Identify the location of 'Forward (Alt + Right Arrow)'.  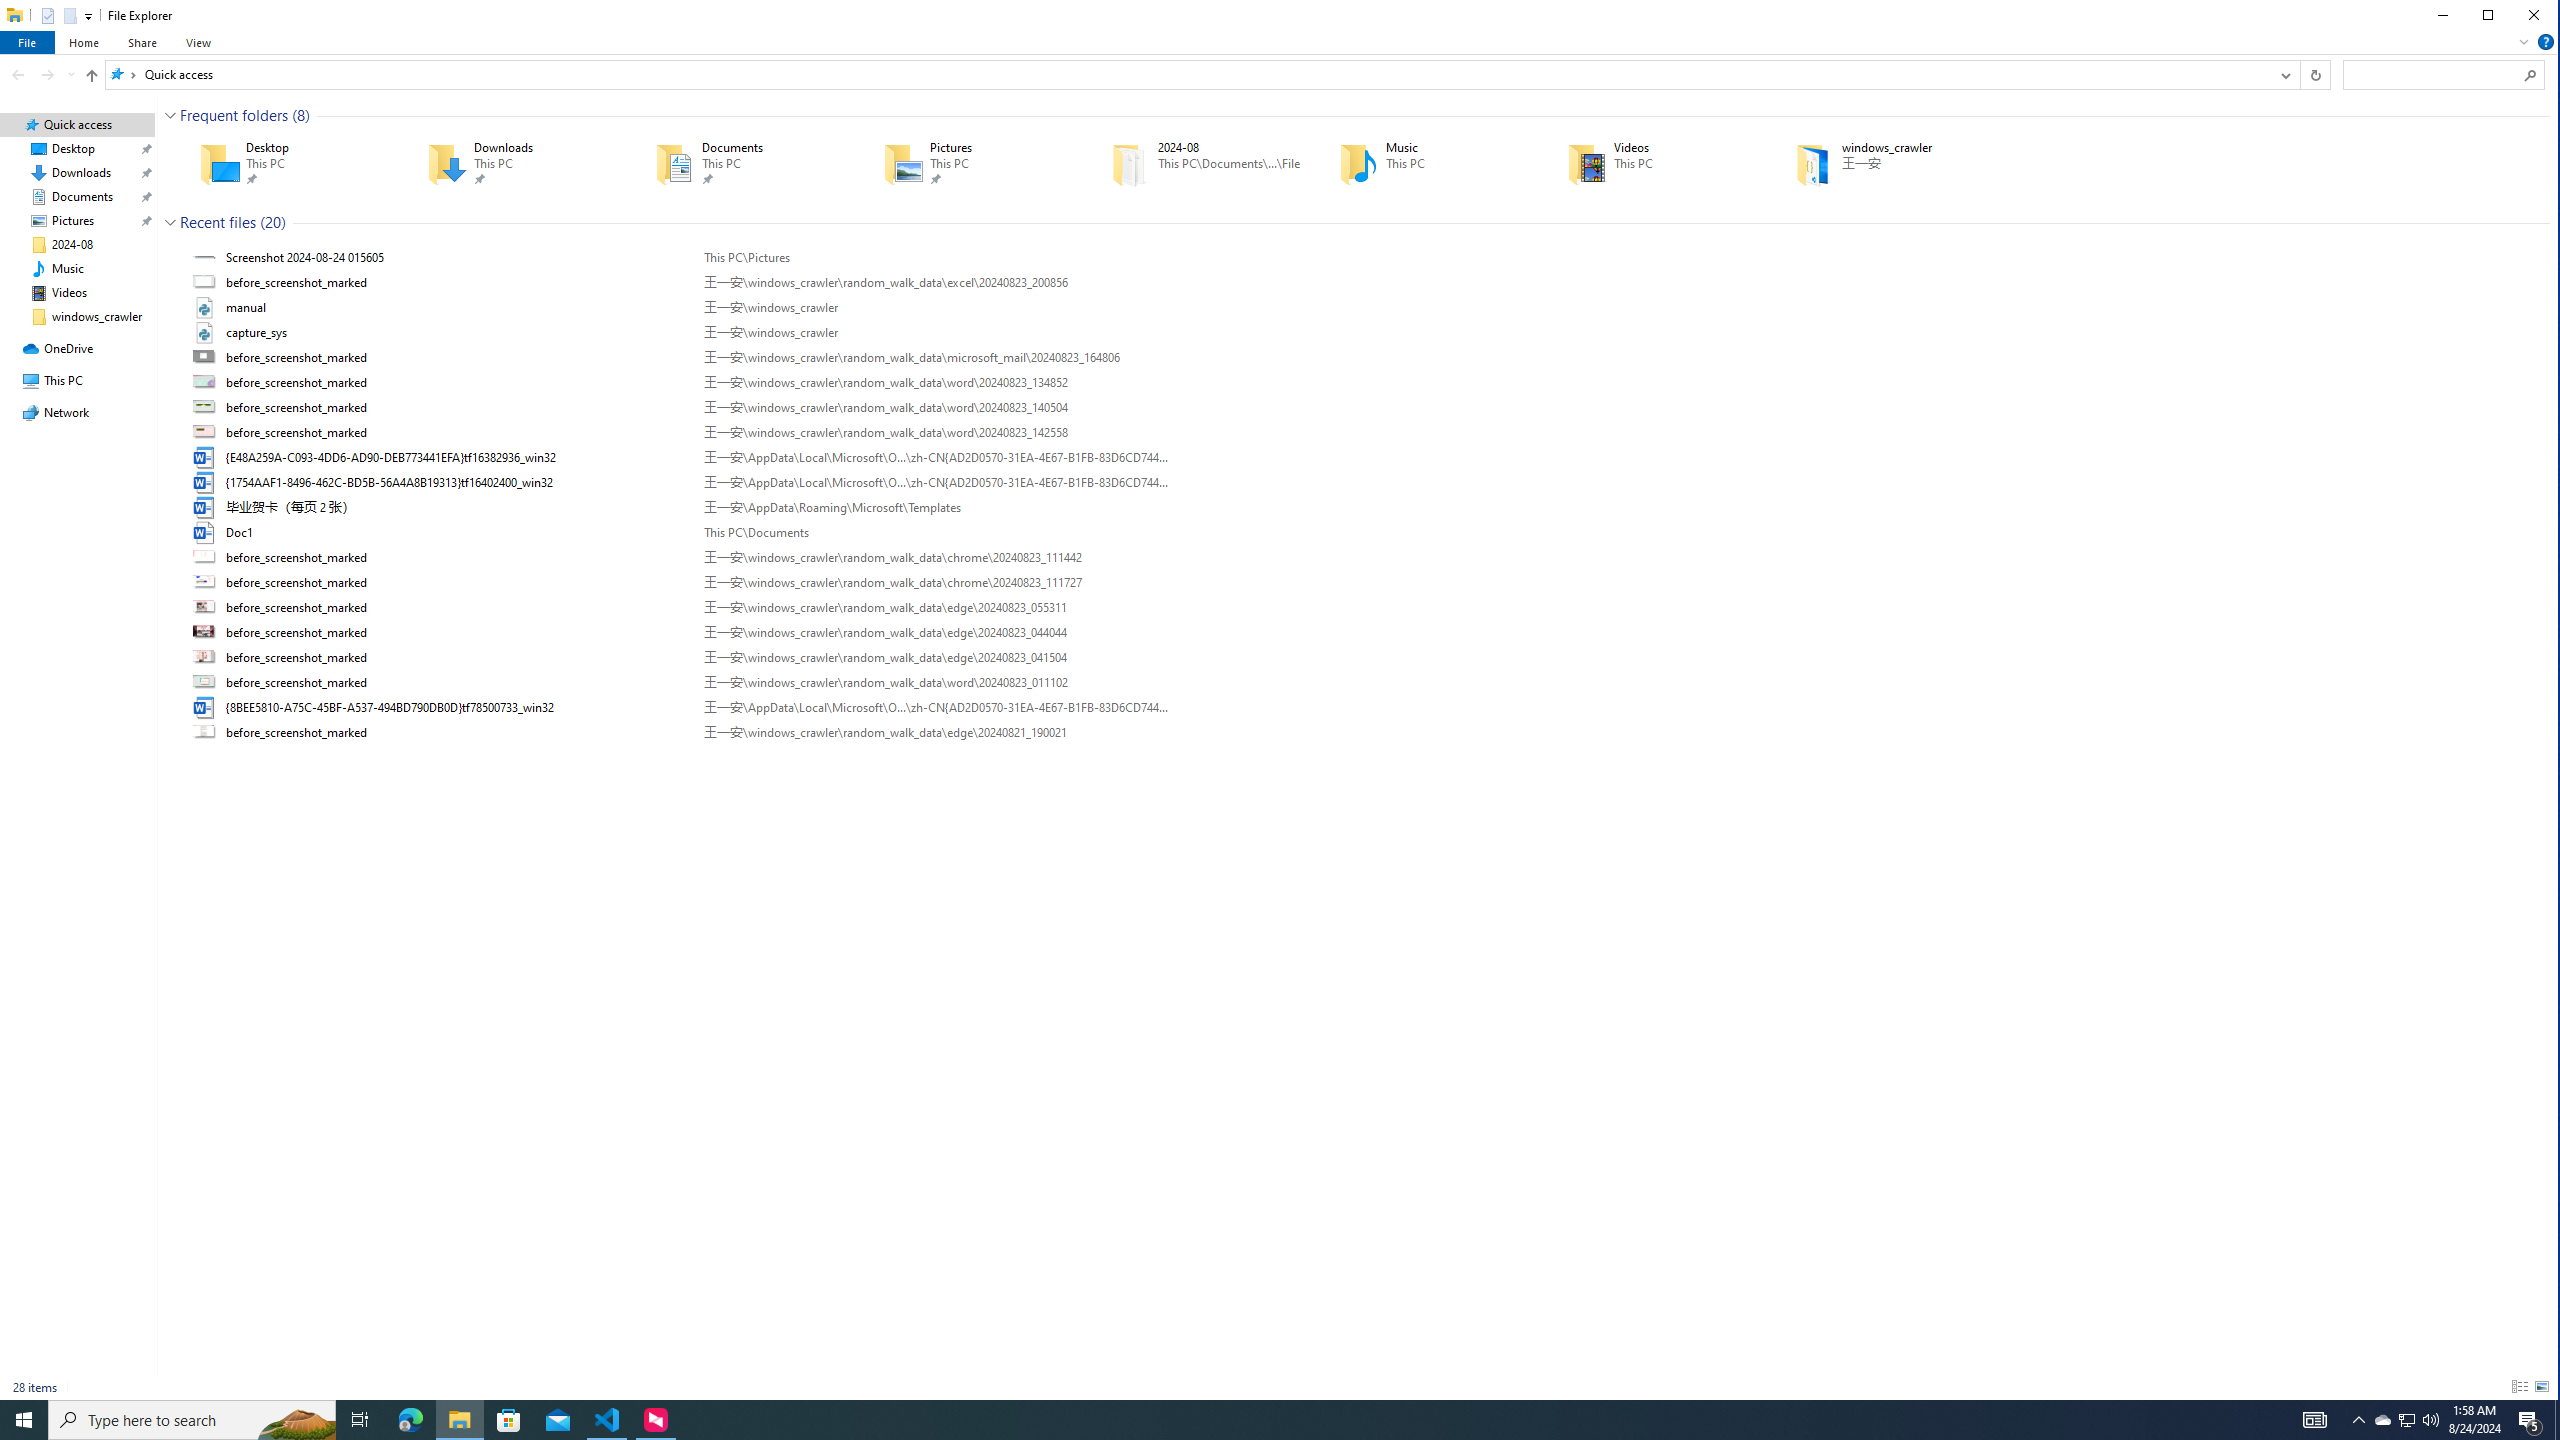
(48, 73).